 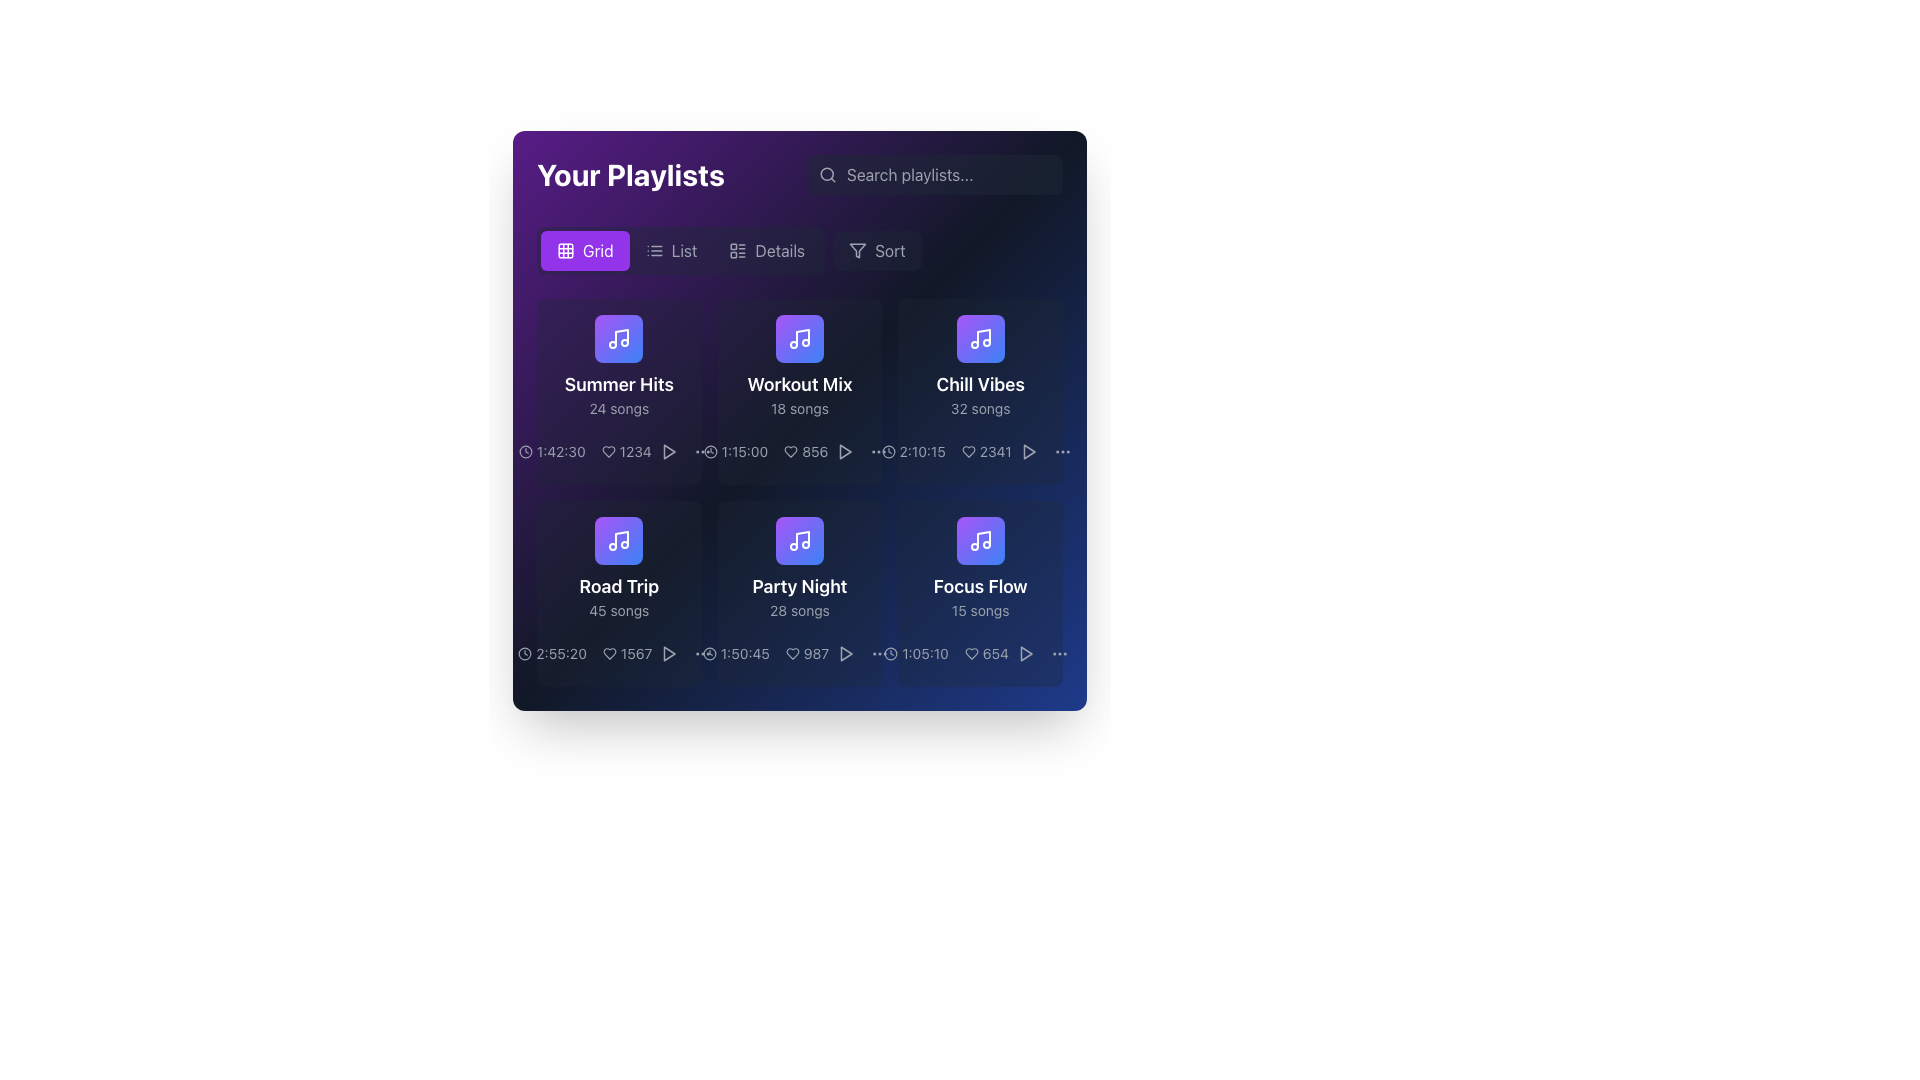 What do you see at coordinates (710, 451) in the screenshot?
I see `the small circular clock icon in the second row and first column of the playlist grid view, next to the duration label '1:15:00' for the 'Workout Mix' playlist` at bounding box center [710, 451].